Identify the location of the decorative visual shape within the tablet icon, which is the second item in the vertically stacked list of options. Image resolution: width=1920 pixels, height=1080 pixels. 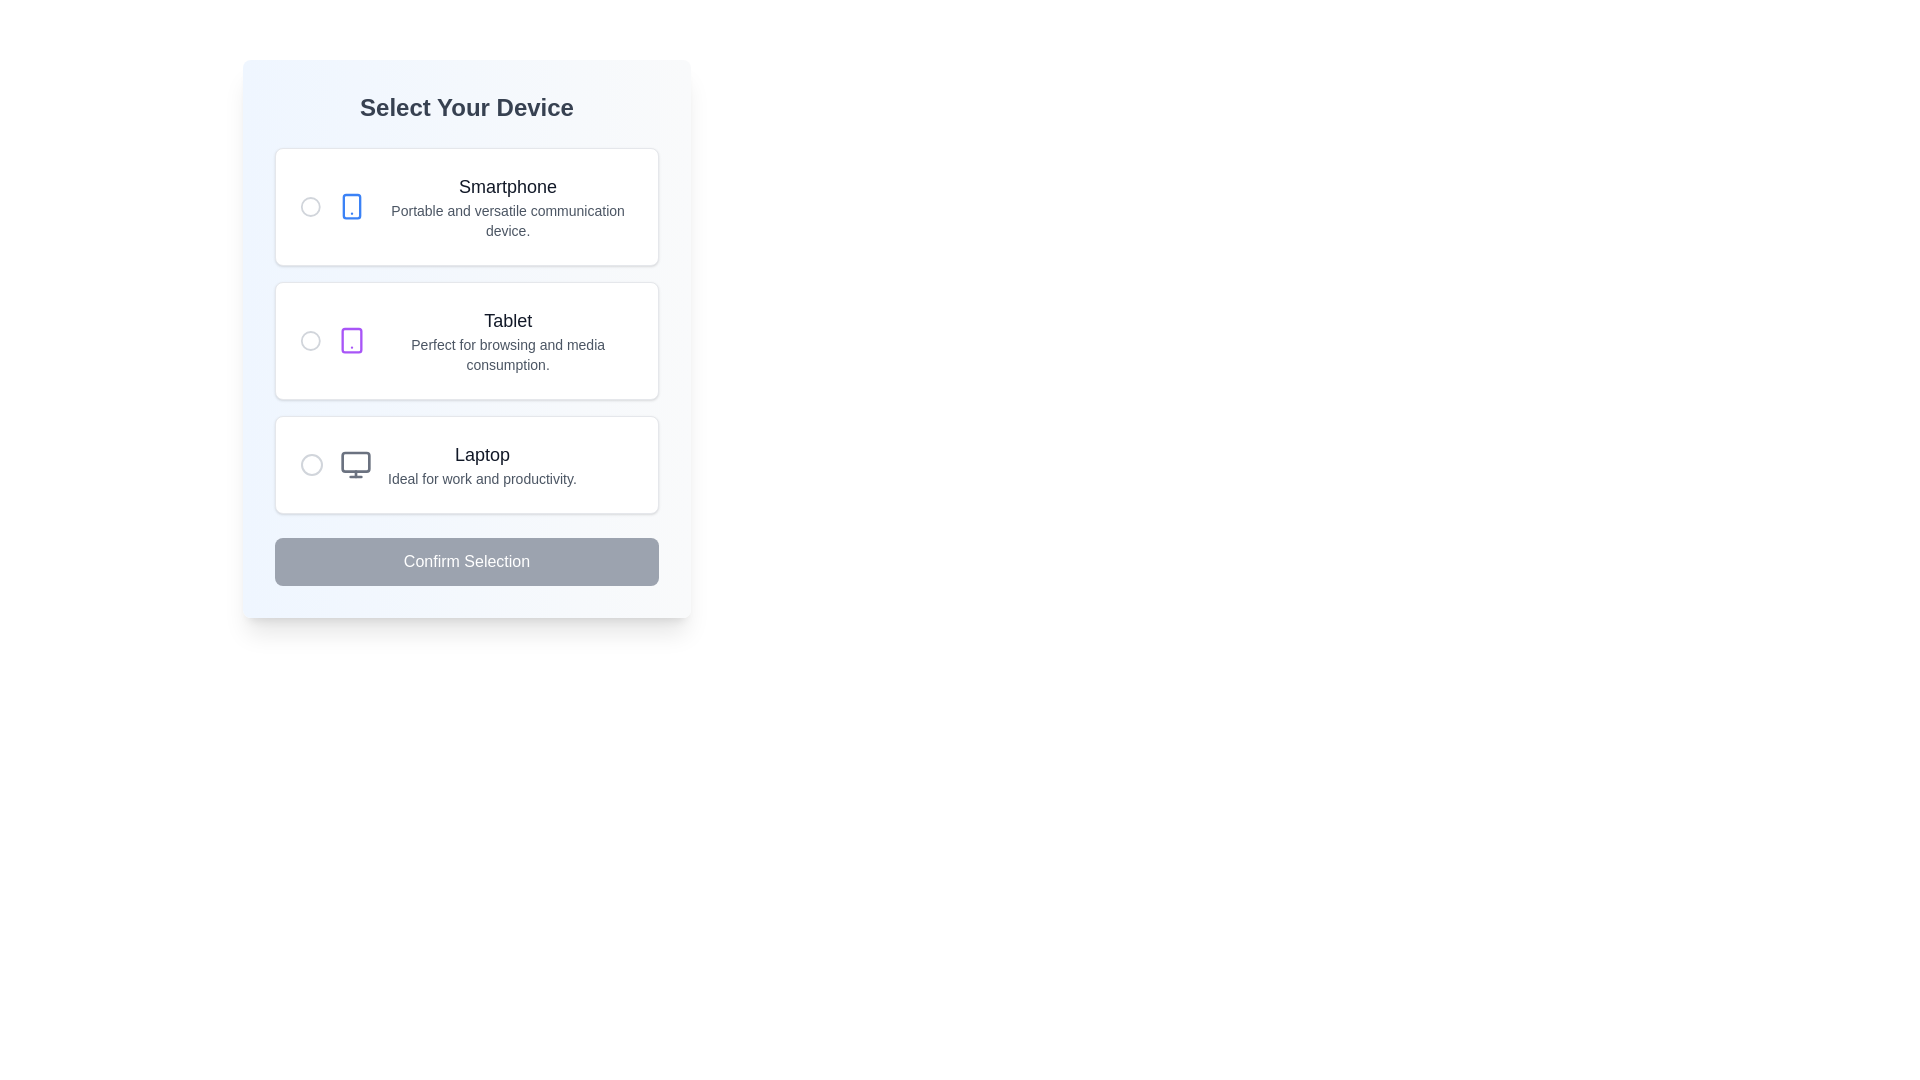
(351, 339).